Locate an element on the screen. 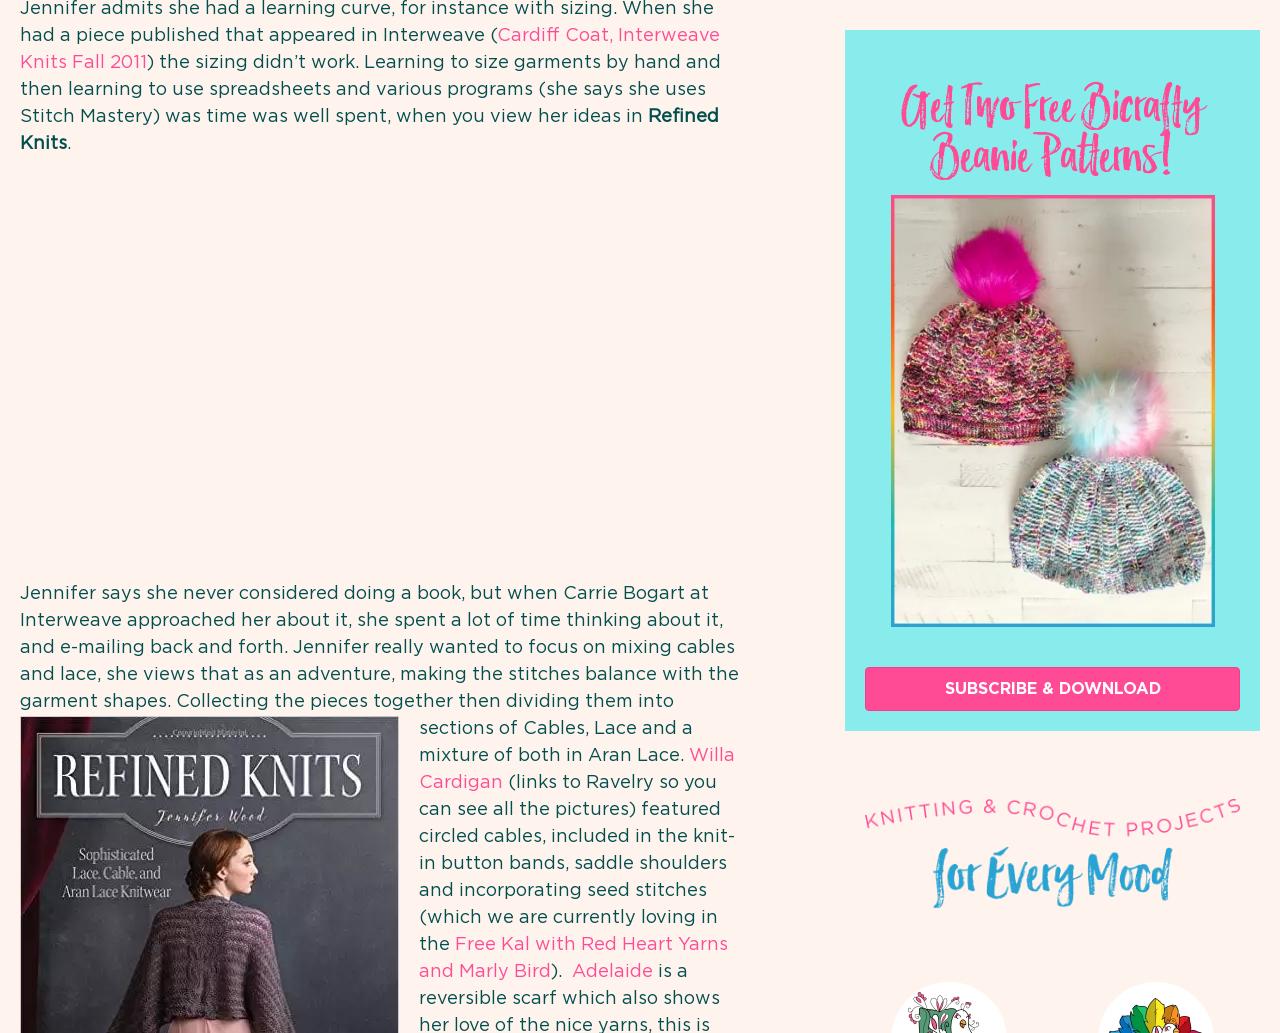 The image size is (1280, 1033). '(links to Ravelry so you can see all the pictures) featured circled cables, included in the knit-in button bands, saddle shoulders and incorporating seed stitches (which we are currently loving in the' is located at coordinates (417, 863).